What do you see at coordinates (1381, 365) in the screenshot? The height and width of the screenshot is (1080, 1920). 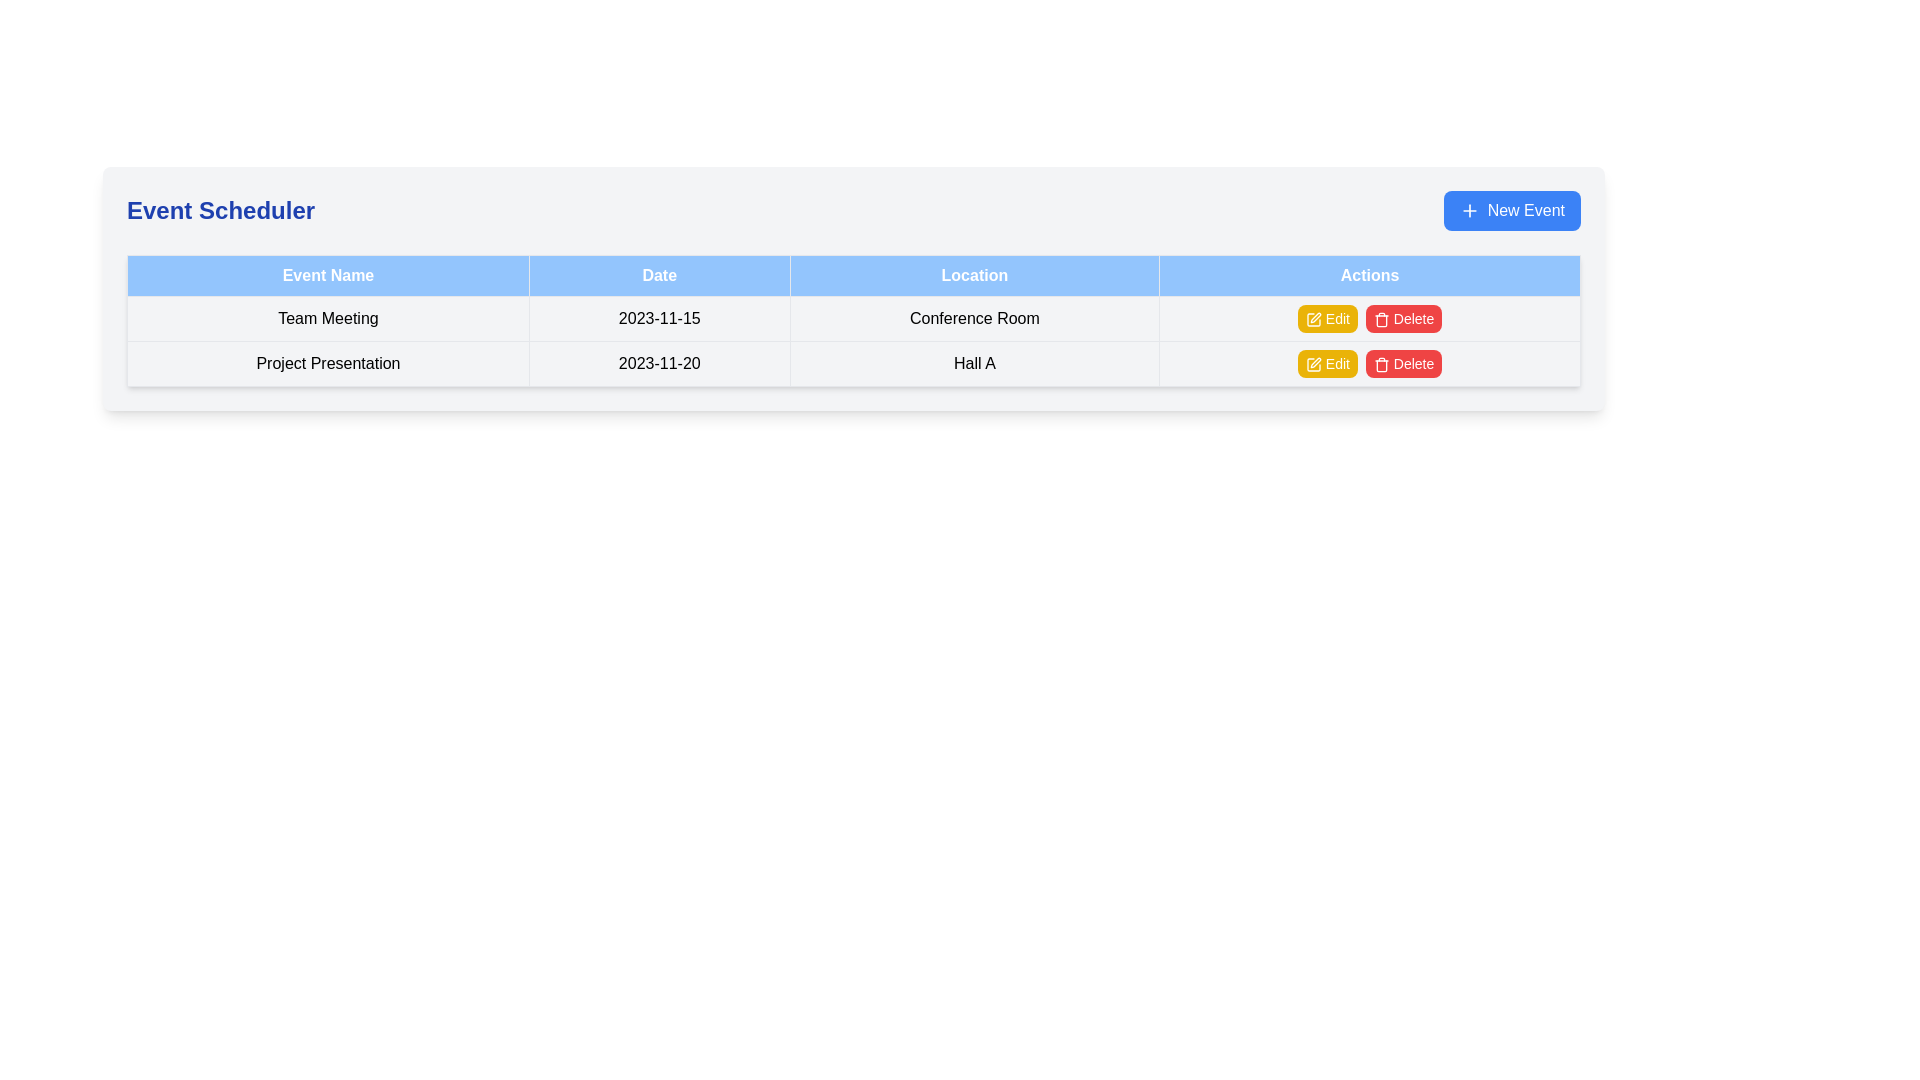 I see `the trash can icon within the 'Delete' button for the 'Project Presentation' entry` at bounding box center [1381, 365].